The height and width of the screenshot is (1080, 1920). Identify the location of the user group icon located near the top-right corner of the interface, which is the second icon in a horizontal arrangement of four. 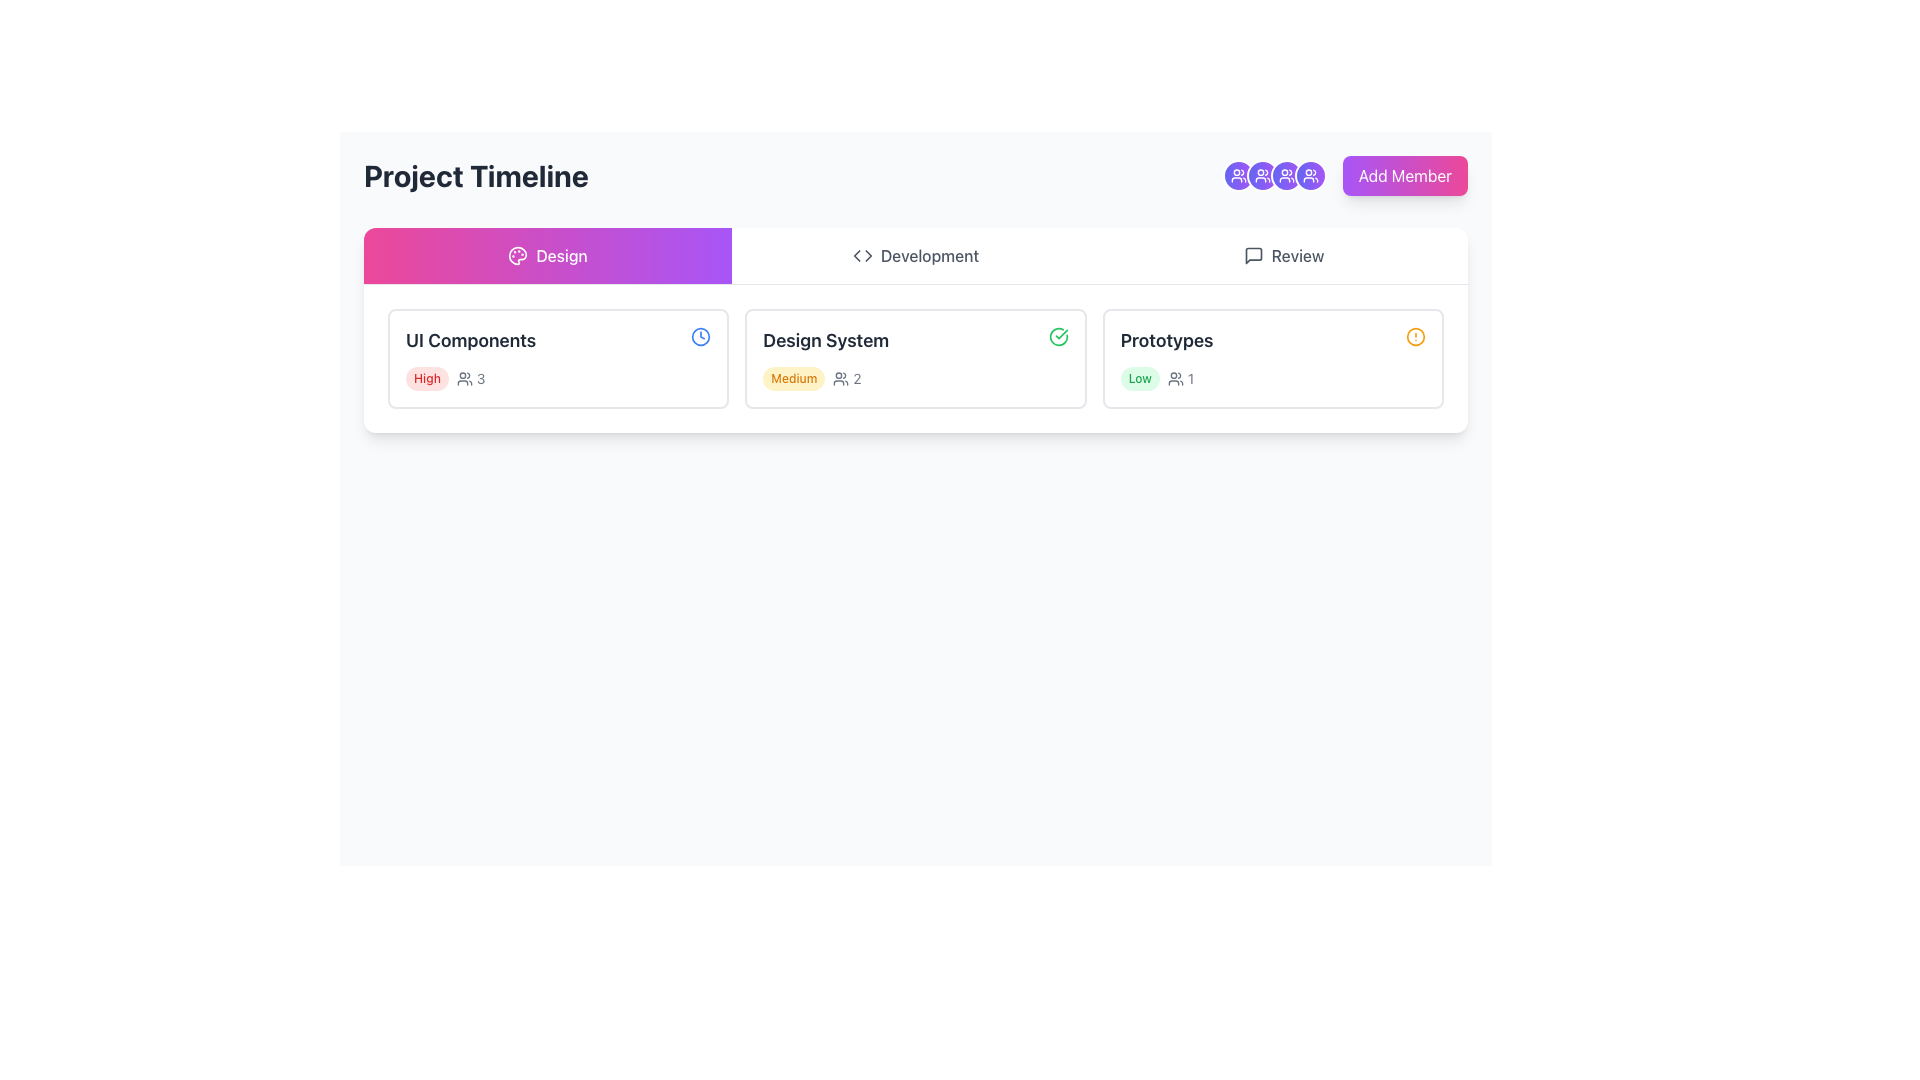
(1237, 175).